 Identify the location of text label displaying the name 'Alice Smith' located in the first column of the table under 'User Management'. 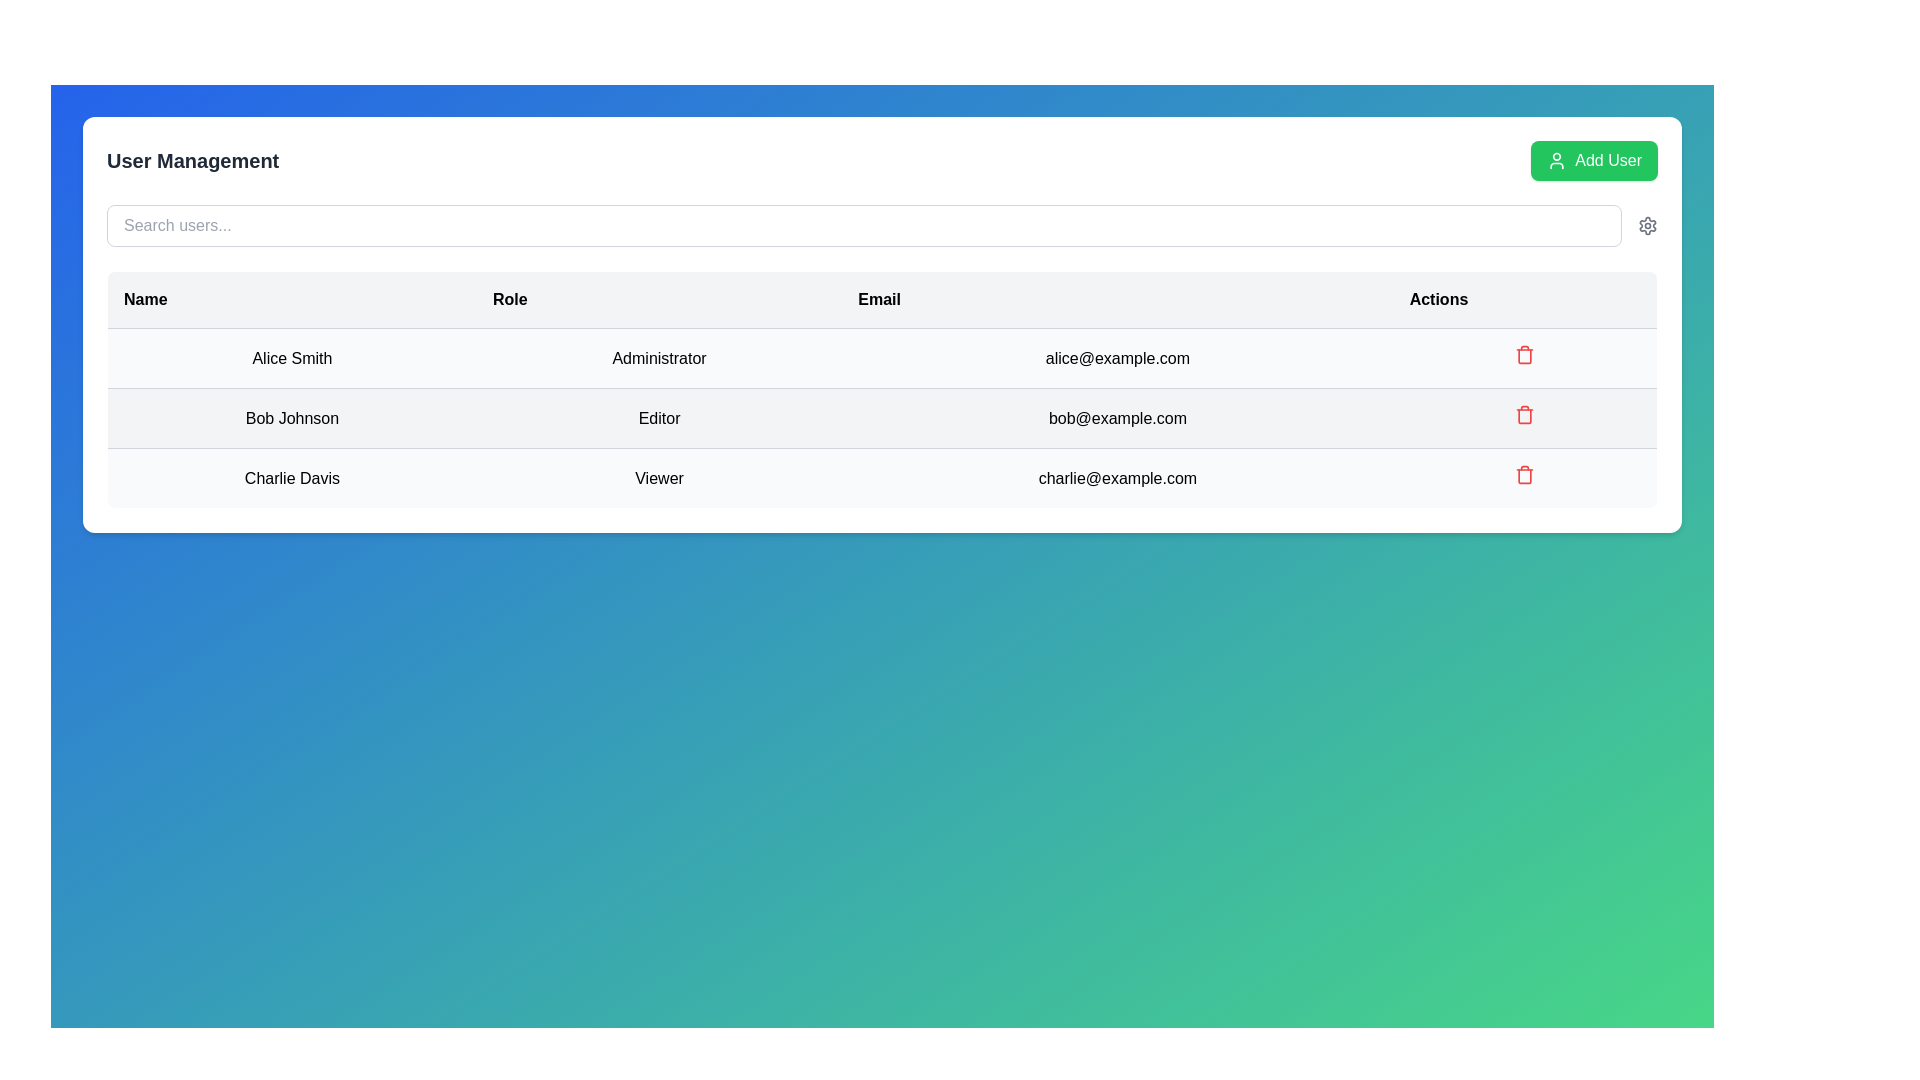
(291, 357).